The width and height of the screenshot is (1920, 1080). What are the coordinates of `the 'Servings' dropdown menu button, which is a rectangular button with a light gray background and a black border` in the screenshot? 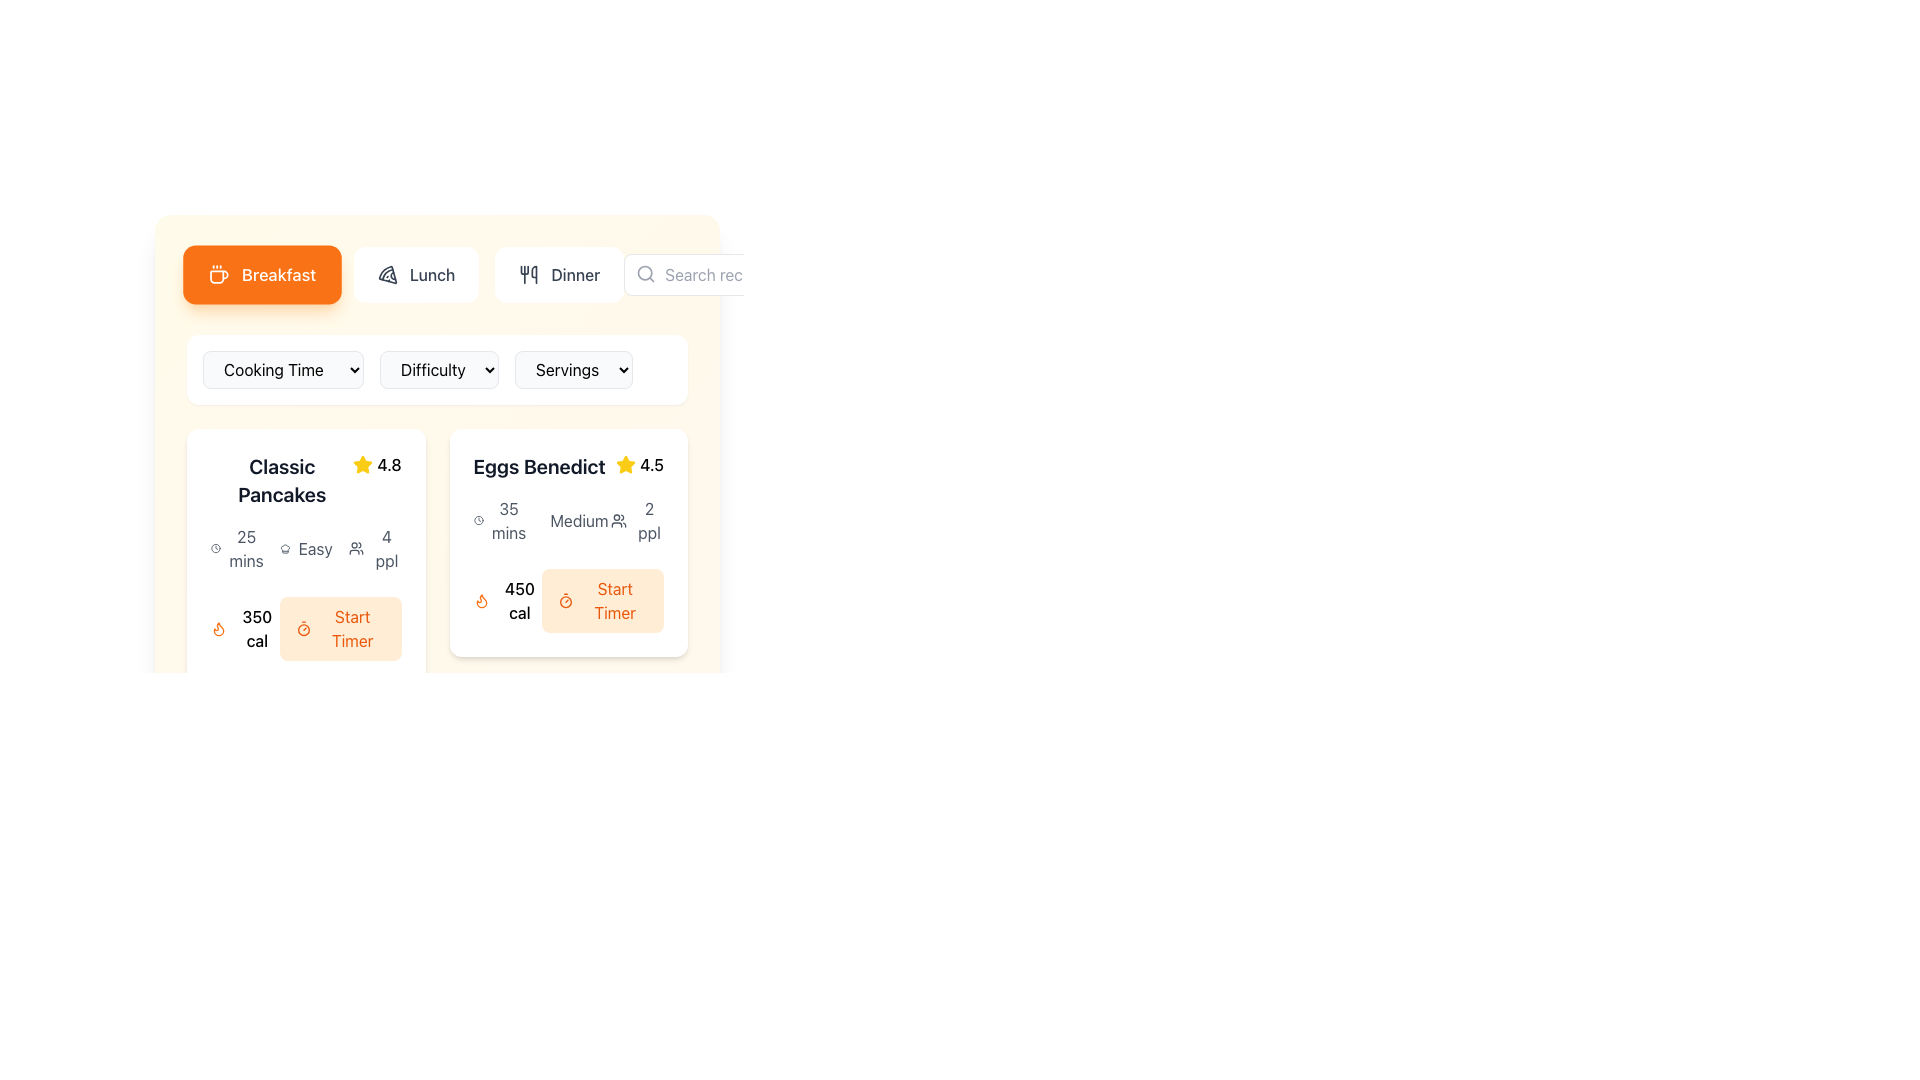 It's located at (573, 370).